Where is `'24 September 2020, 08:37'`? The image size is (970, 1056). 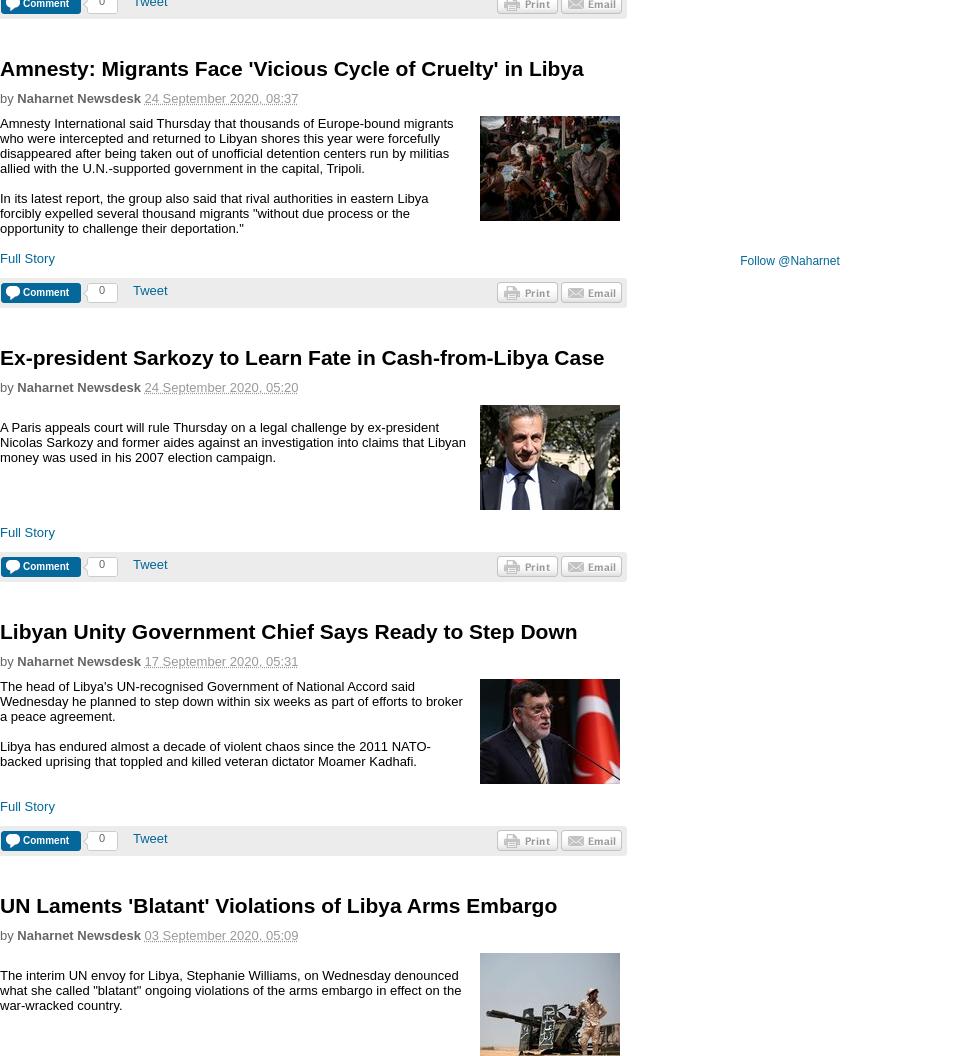
'24 September 2020, 08:37' is located at coordinates (220, 97).